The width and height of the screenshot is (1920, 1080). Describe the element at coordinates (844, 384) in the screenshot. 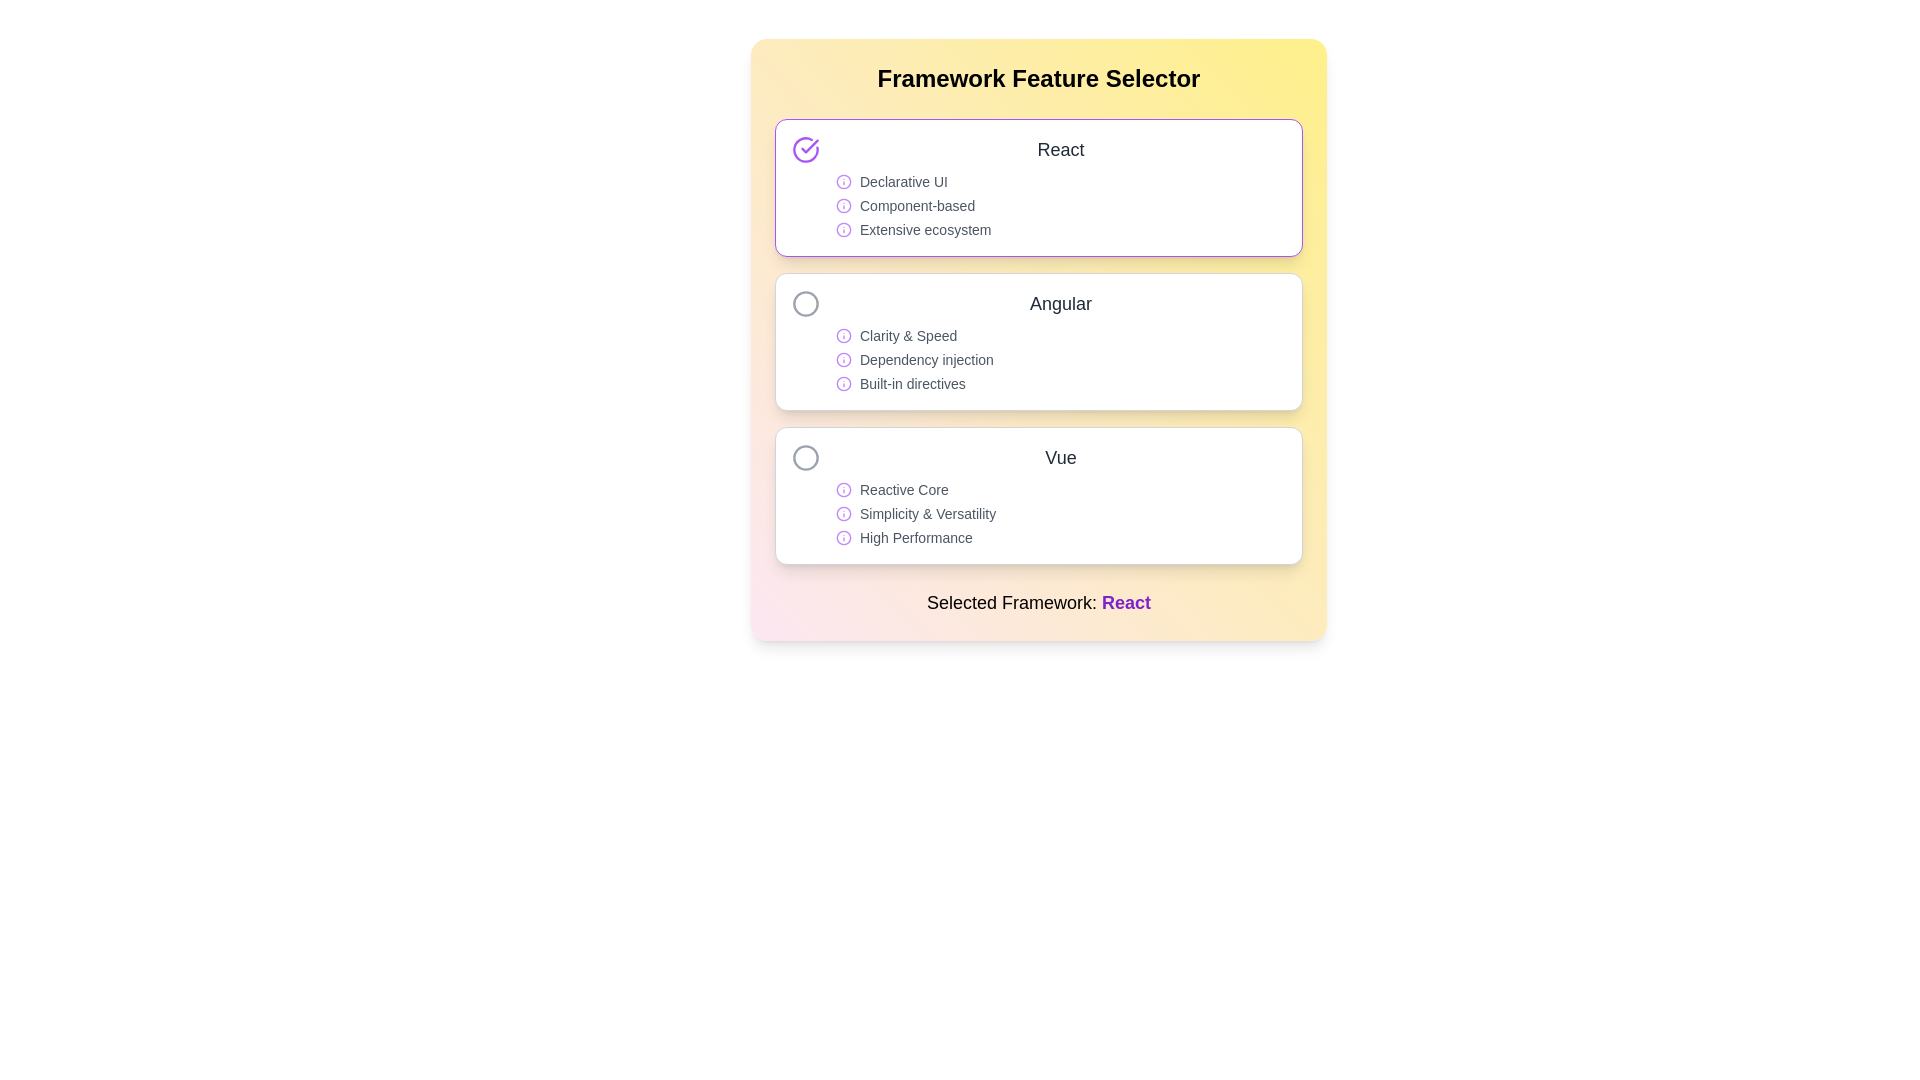

I see `the illustrative icon representing the features of the 'Angular' framework, located in the middle of the icon group` at that location.